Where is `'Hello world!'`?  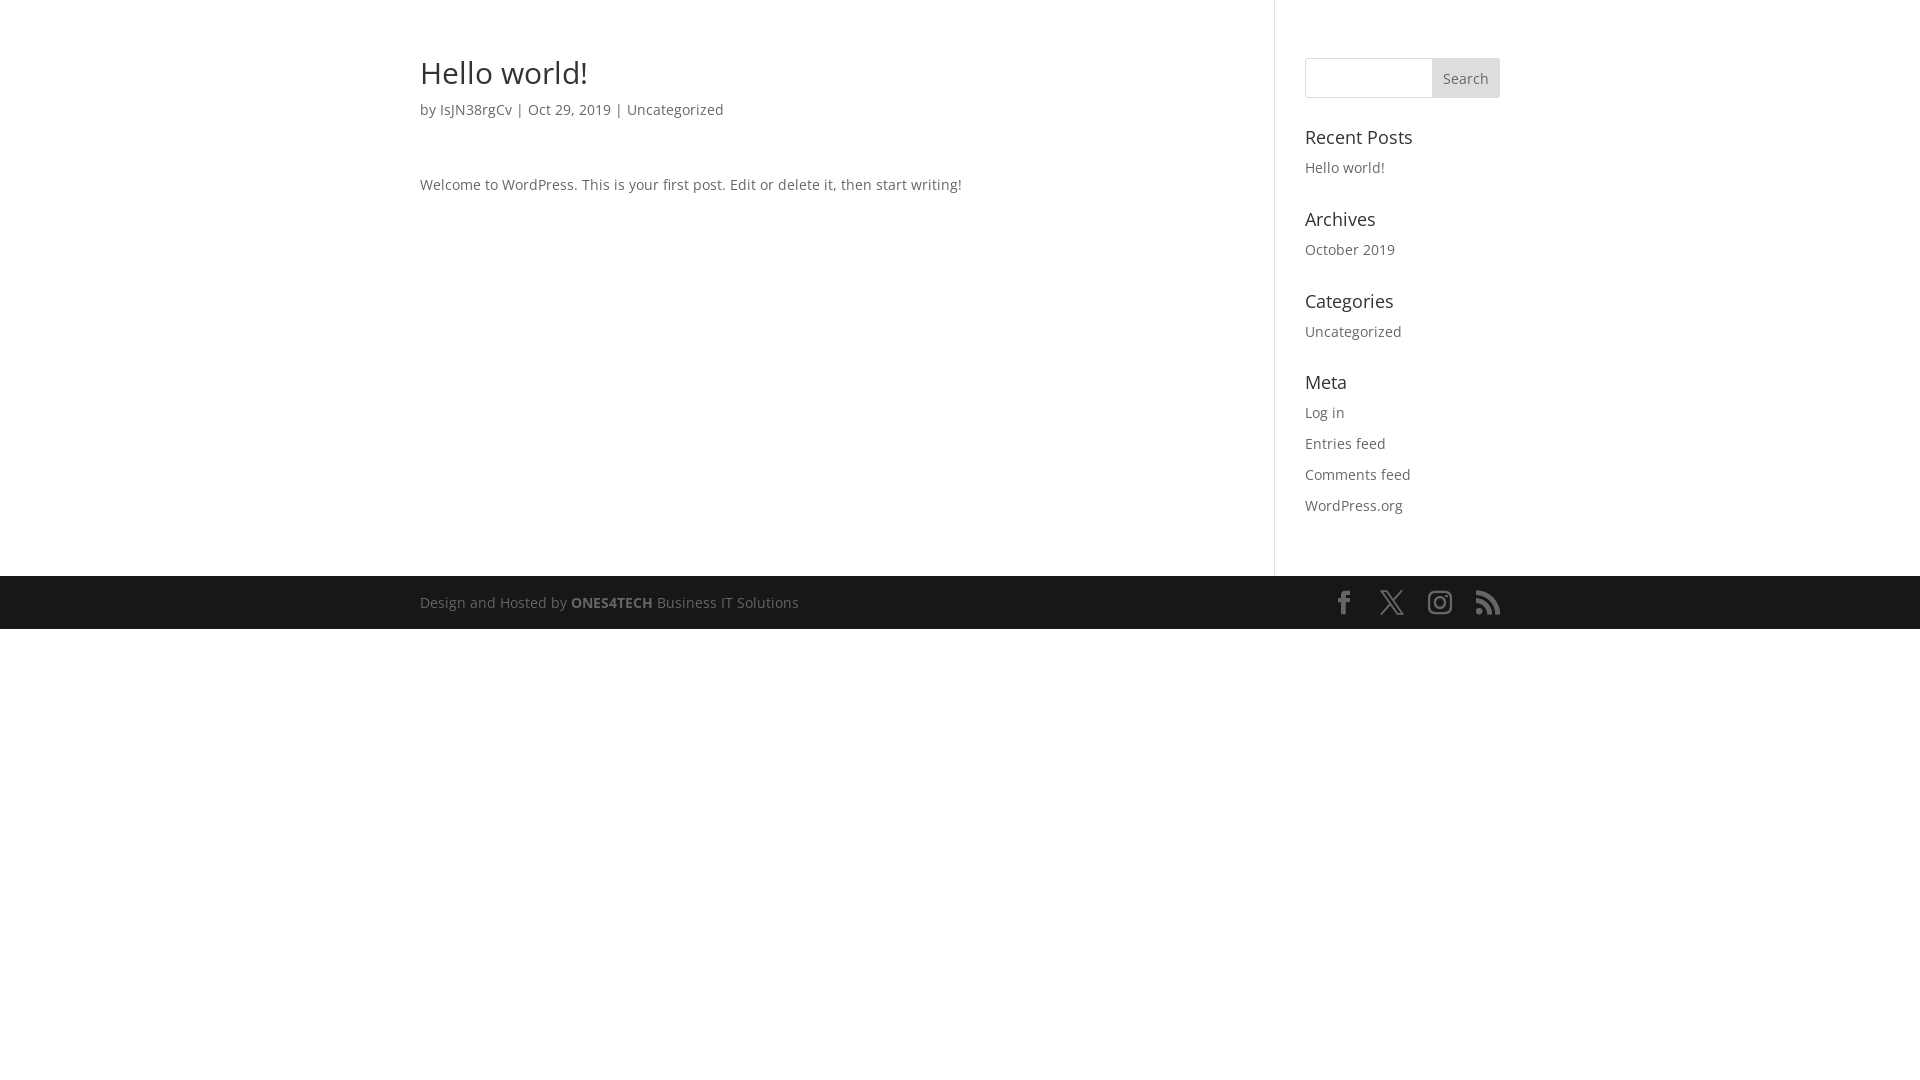
'Hello world!' is located at coordinates (1344, 166).